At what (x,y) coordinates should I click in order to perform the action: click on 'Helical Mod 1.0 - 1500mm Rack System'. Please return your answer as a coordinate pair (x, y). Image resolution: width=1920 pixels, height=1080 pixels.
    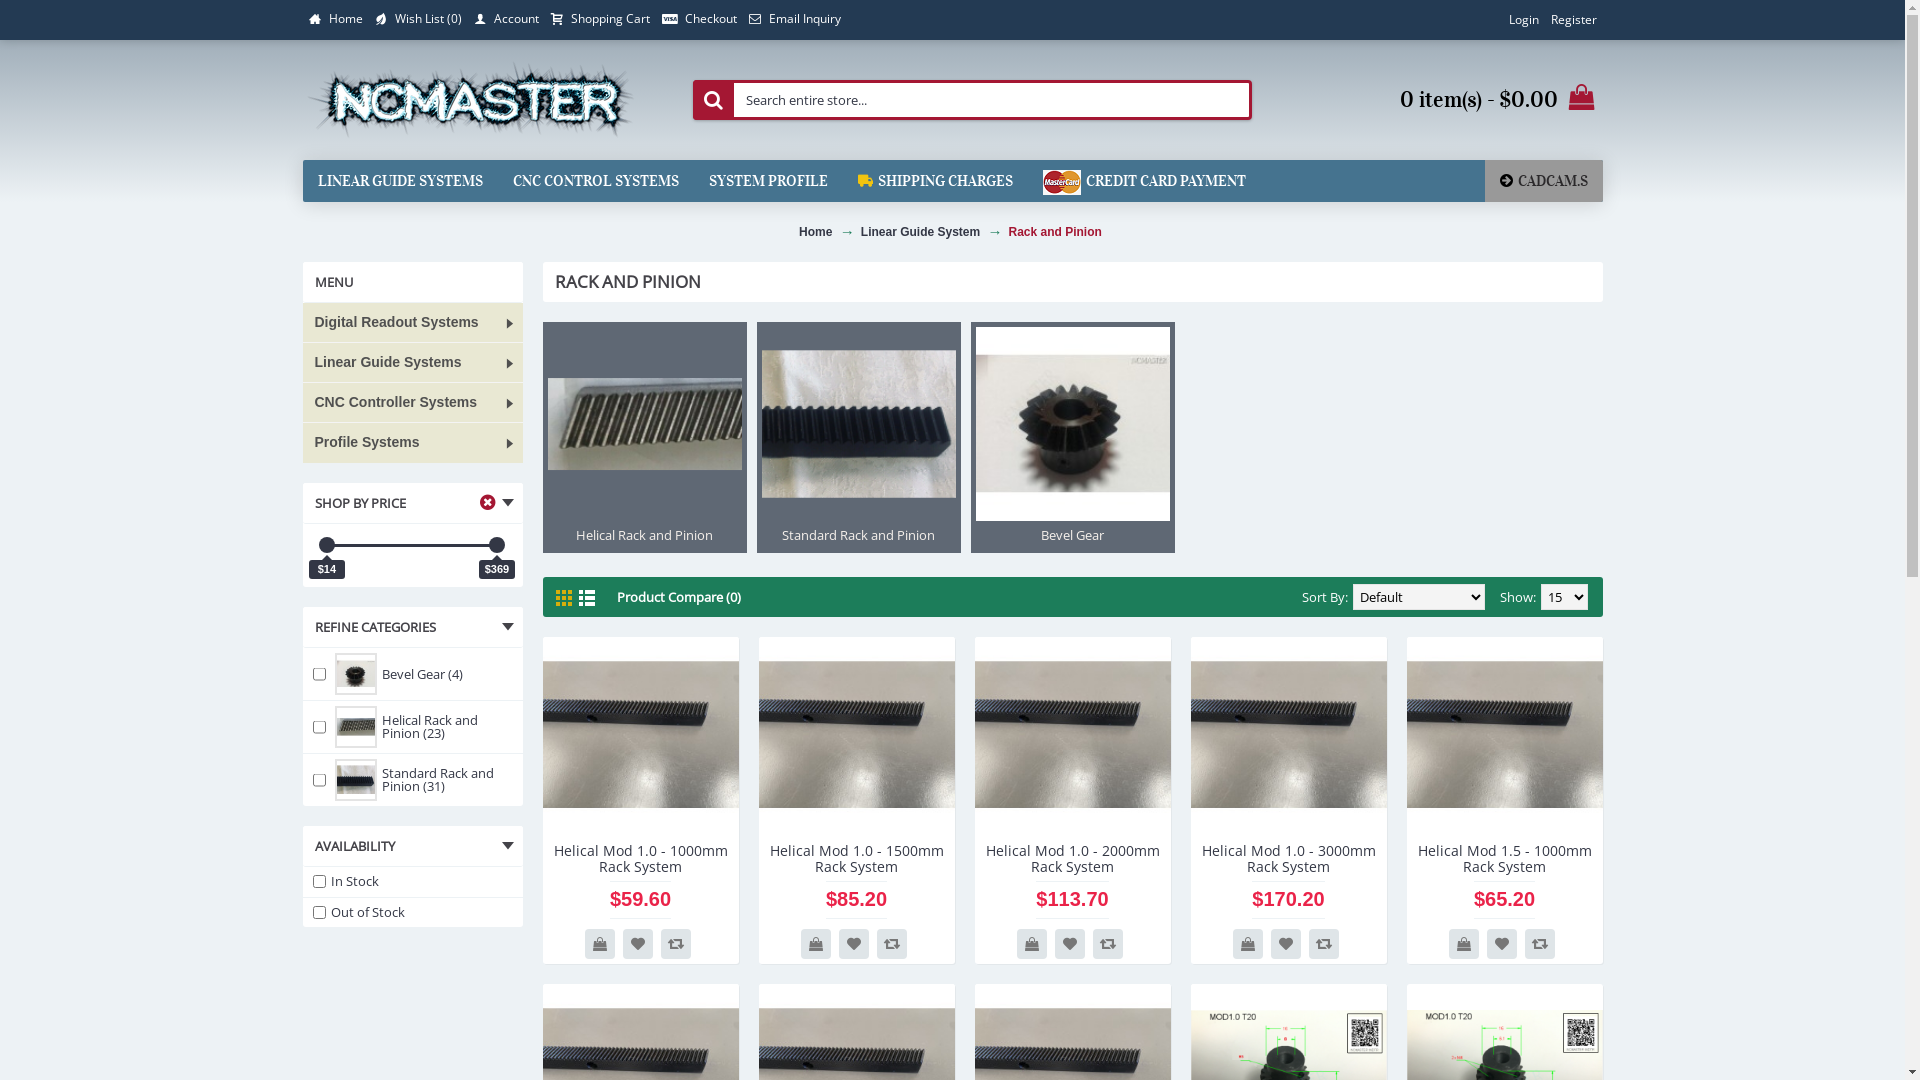
    Looking at the image, I should click on (855, 855).